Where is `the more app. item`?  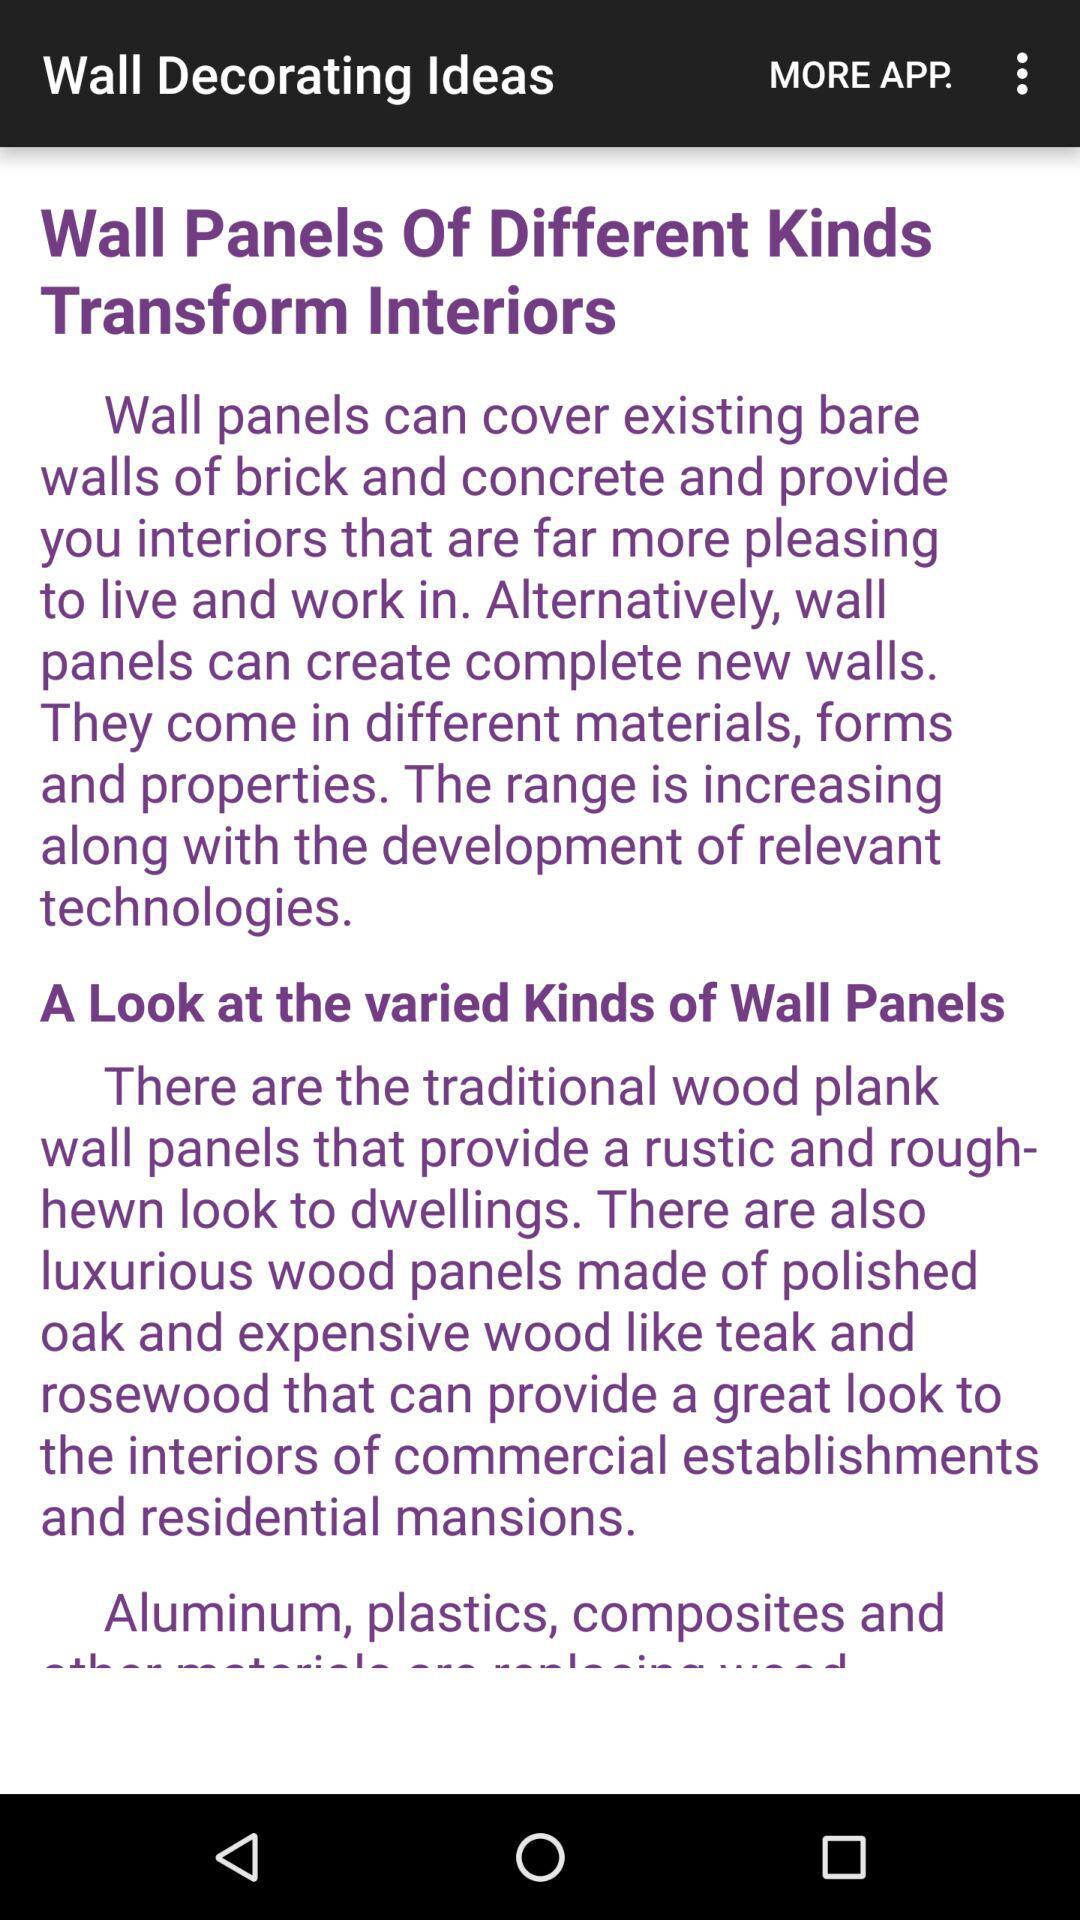
the more app. item is located at coordinates (860, 73).